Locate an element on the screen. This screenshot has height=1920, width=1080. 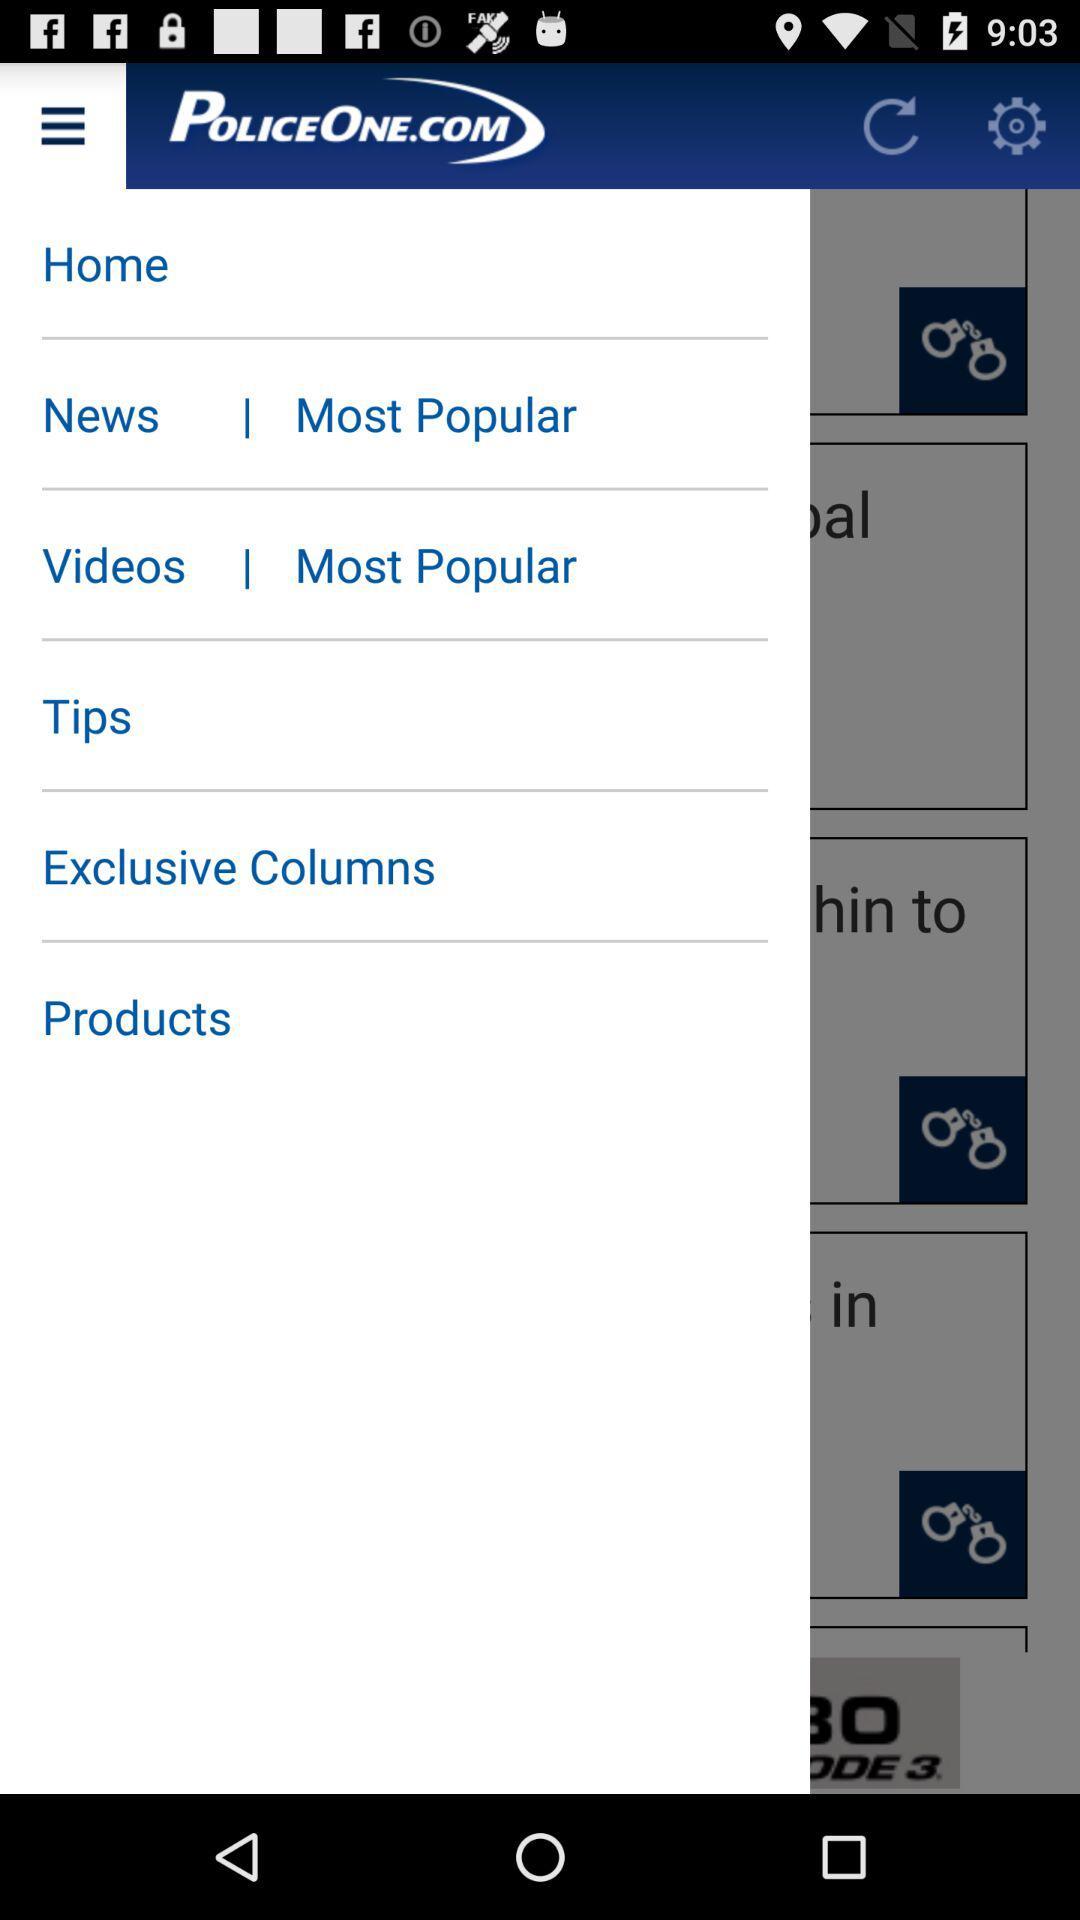
the menu icon is located at coordinates (61, 133).